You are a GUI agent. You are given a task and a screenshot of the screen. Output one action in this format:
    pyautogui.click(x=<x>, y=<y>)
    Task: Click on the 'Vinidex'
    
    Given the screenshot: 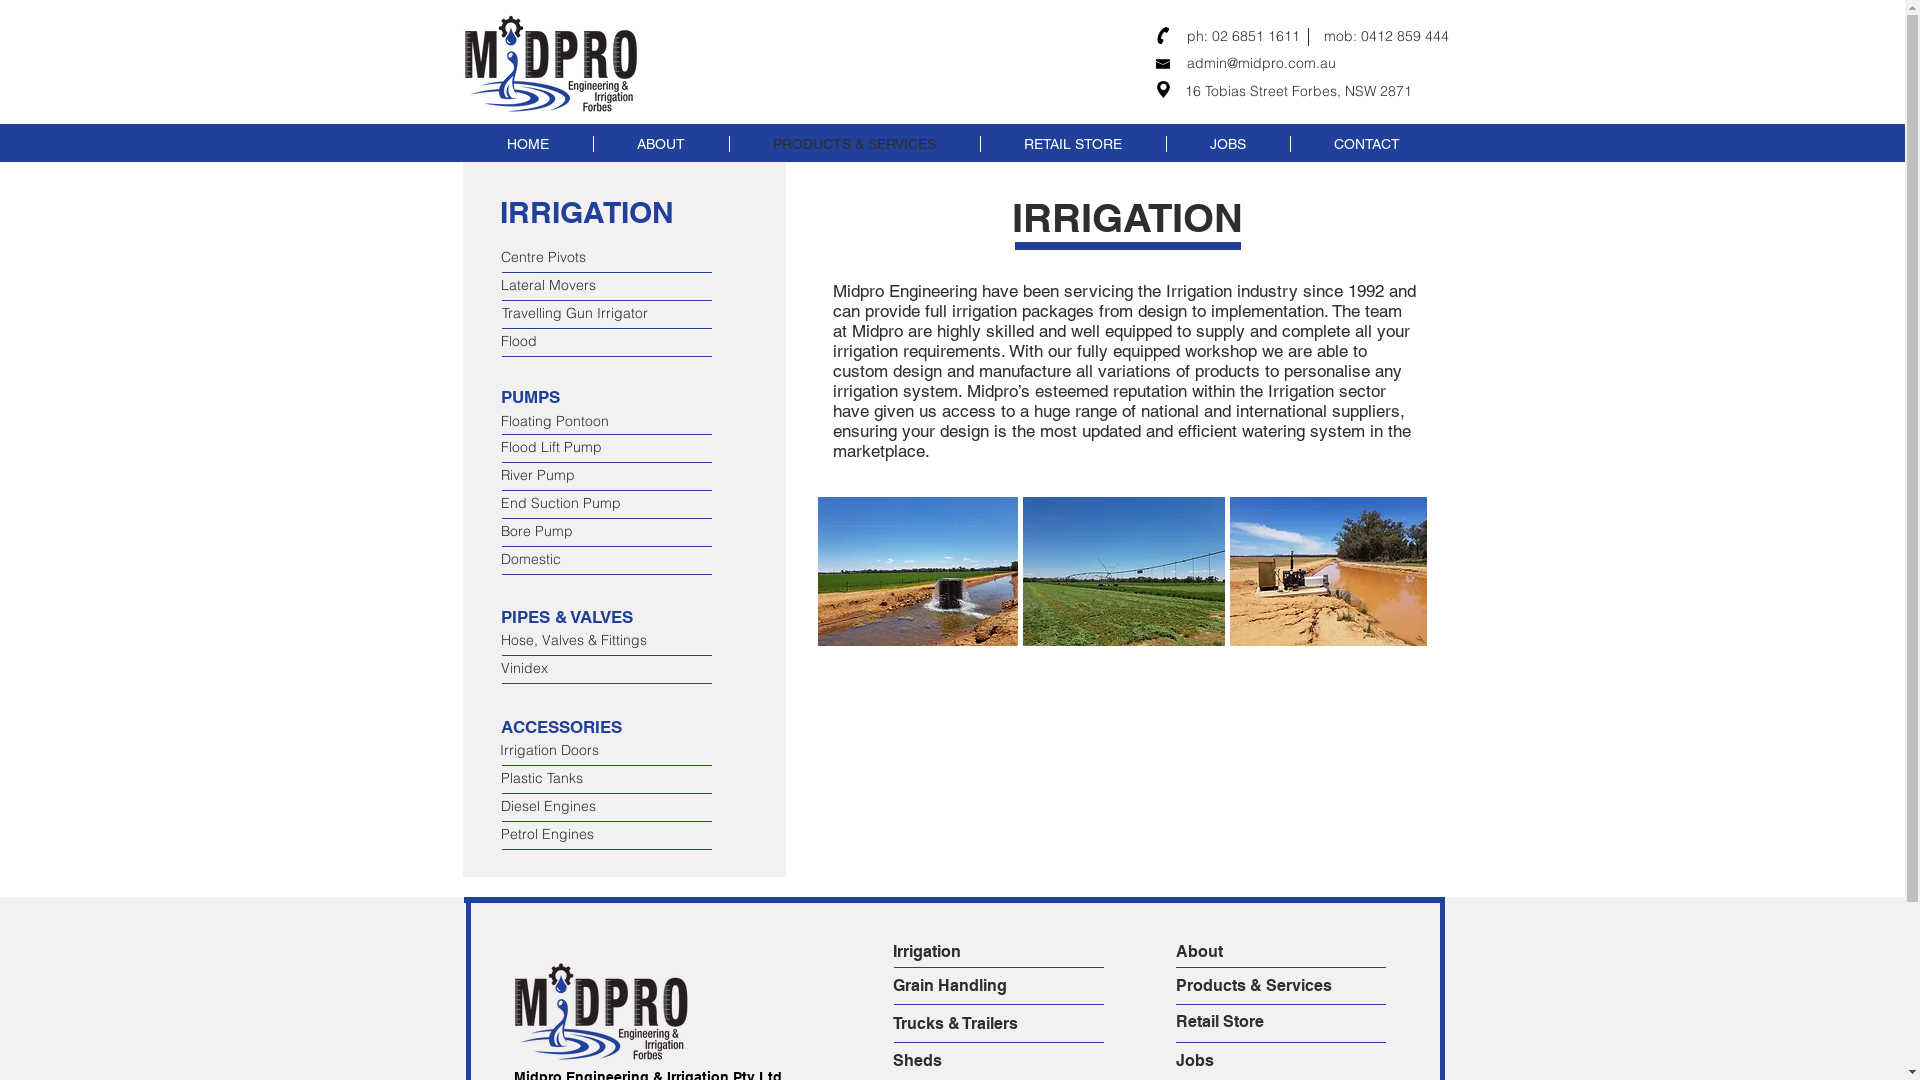 What is the action you would take?
    pyautogui.click(x=570, y=669)
    